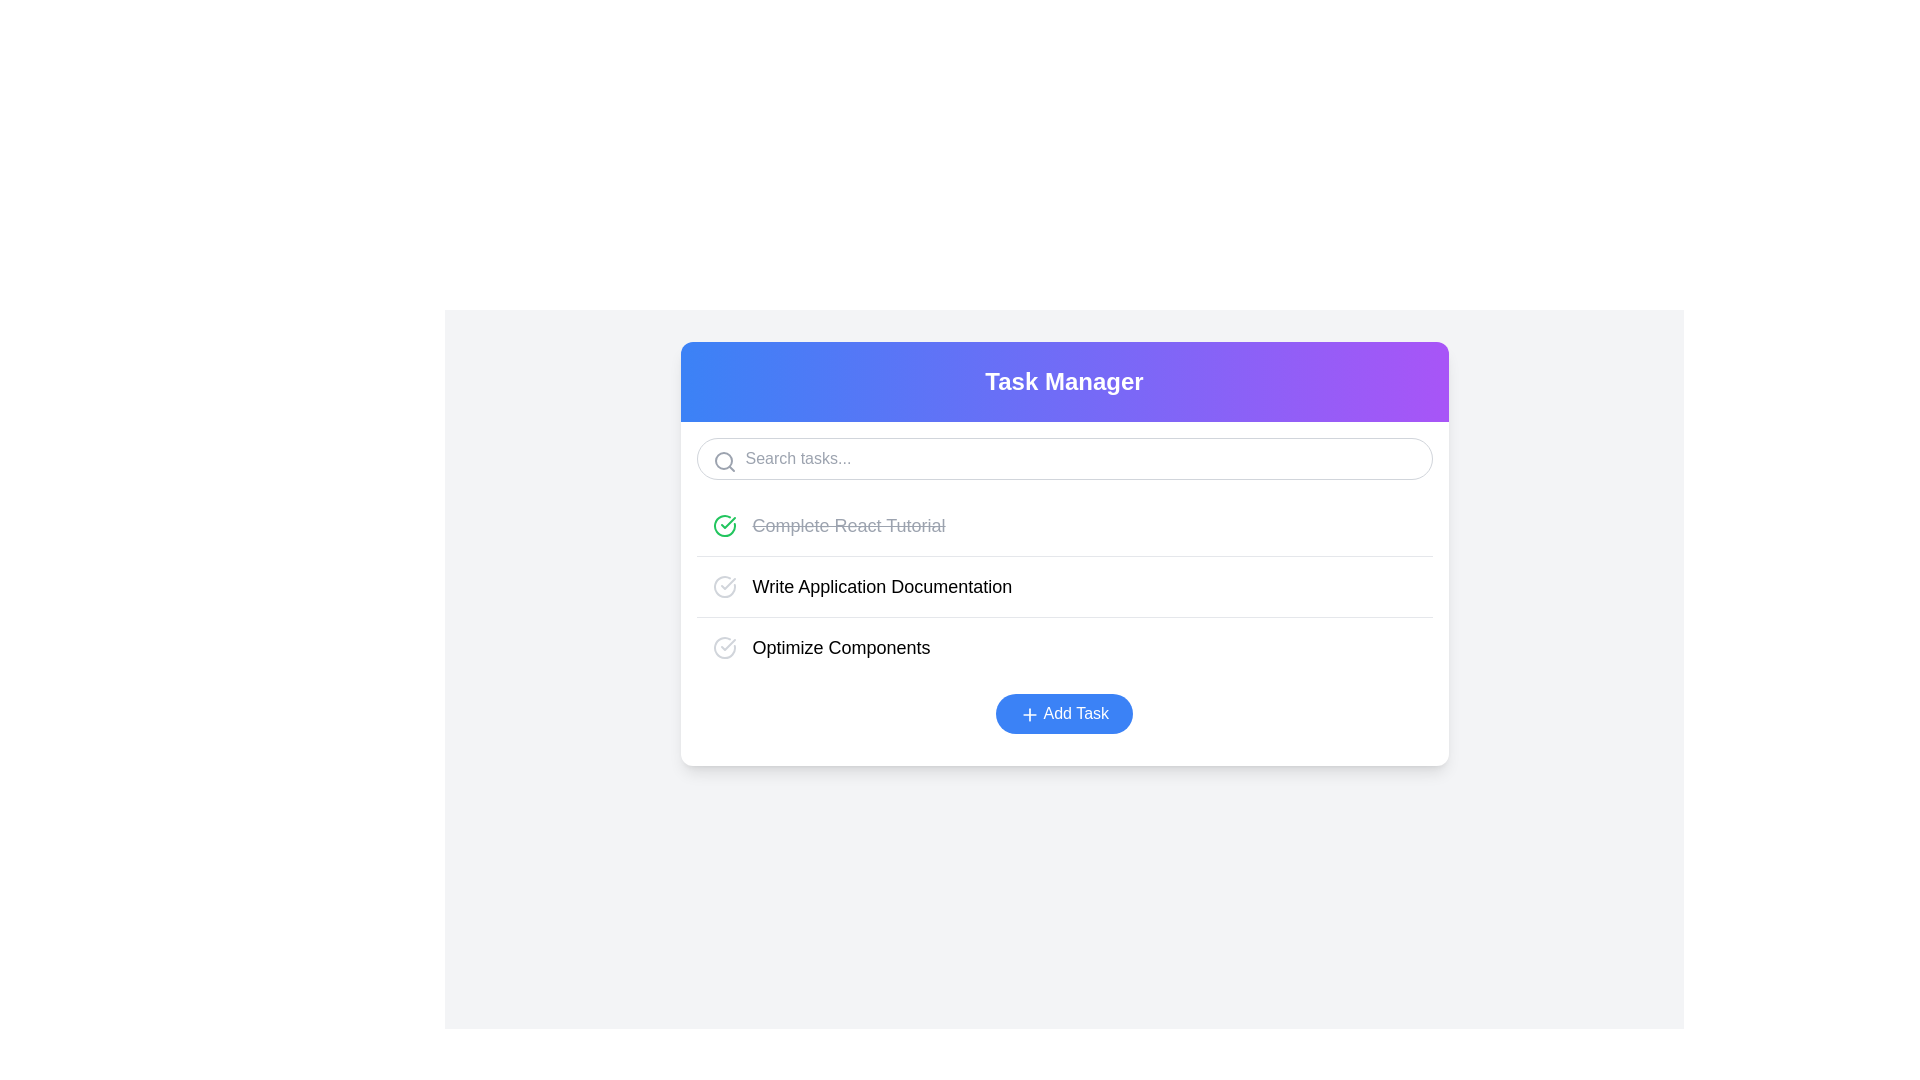 This screenshot has height=1080, width=1920. Describe the element at coordinates (723, 462) in the screenshot. I see `the small gray magnifying glass icon located on the left side of the 'Search tasks...' input field in the header section of the task management interface` at that location.